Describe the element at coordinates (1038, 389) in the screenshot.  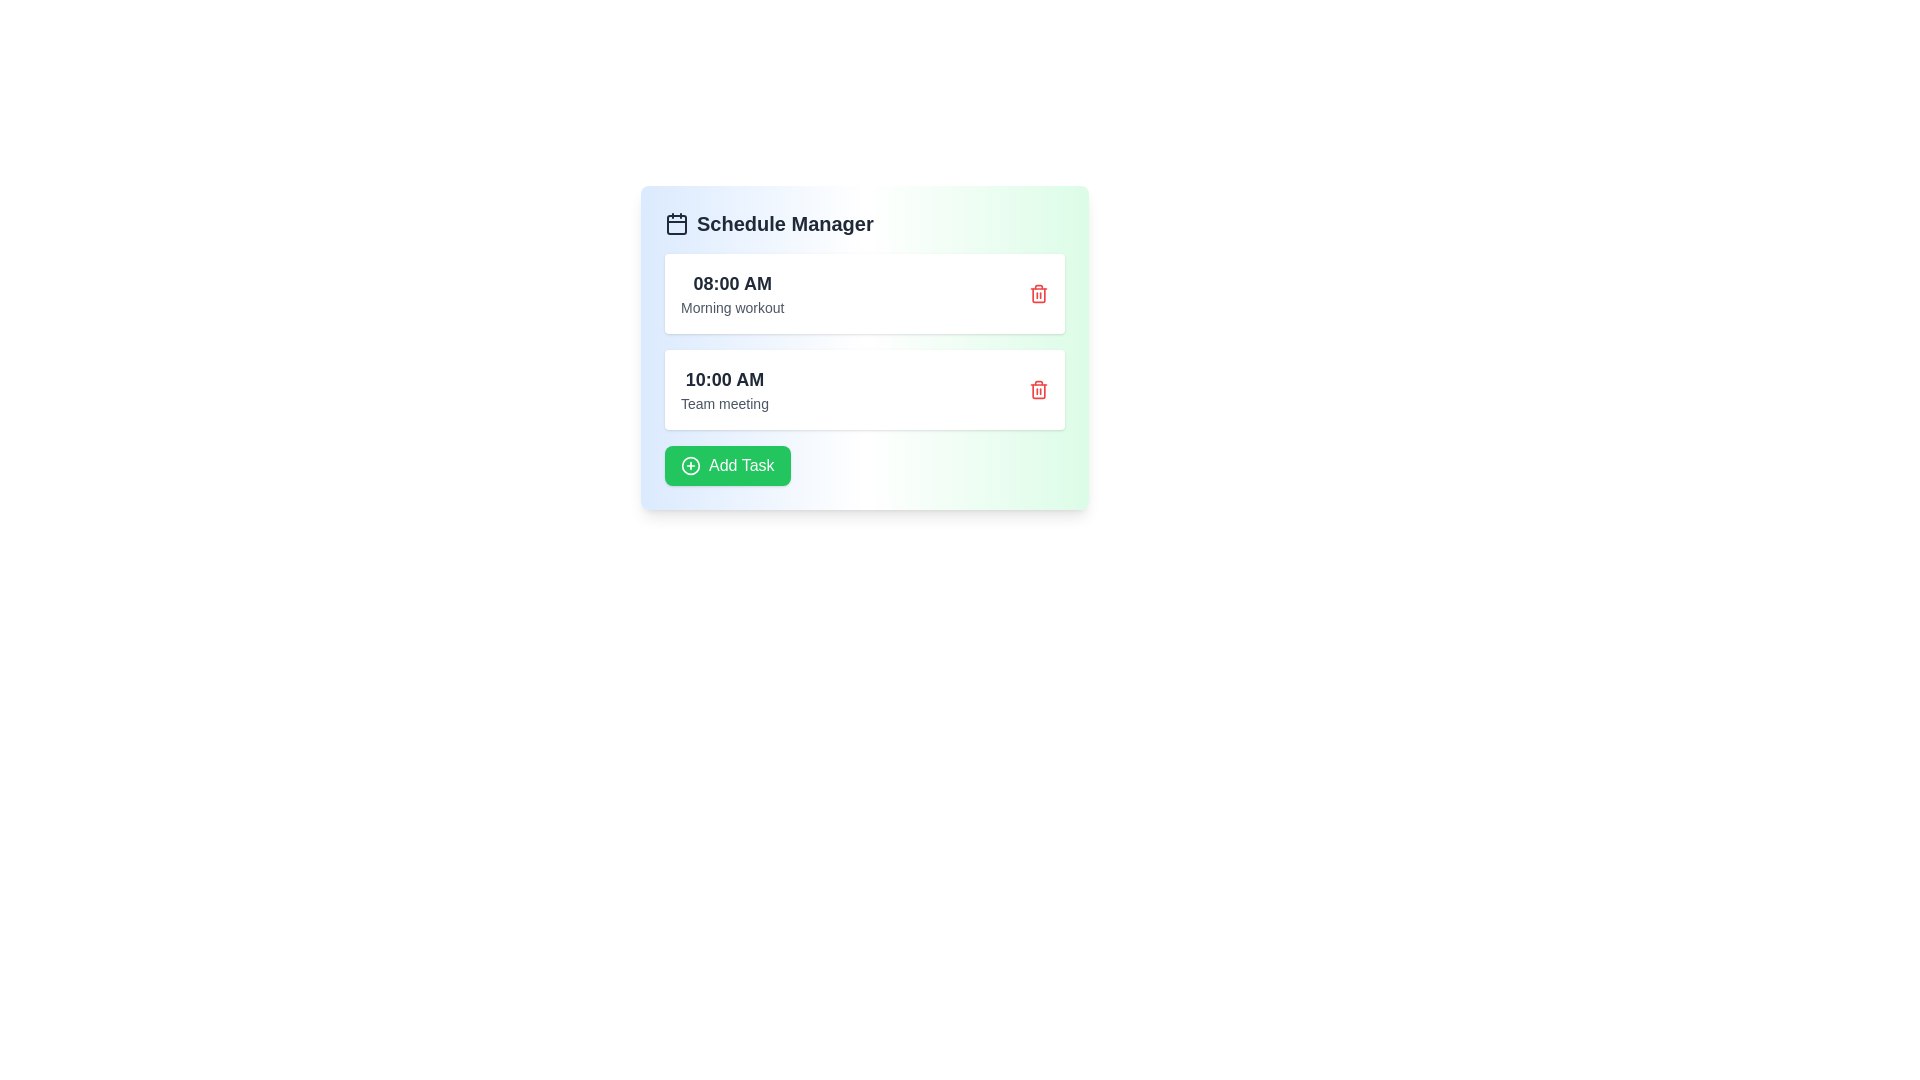
I see `the task corresponding to 2` at that location.